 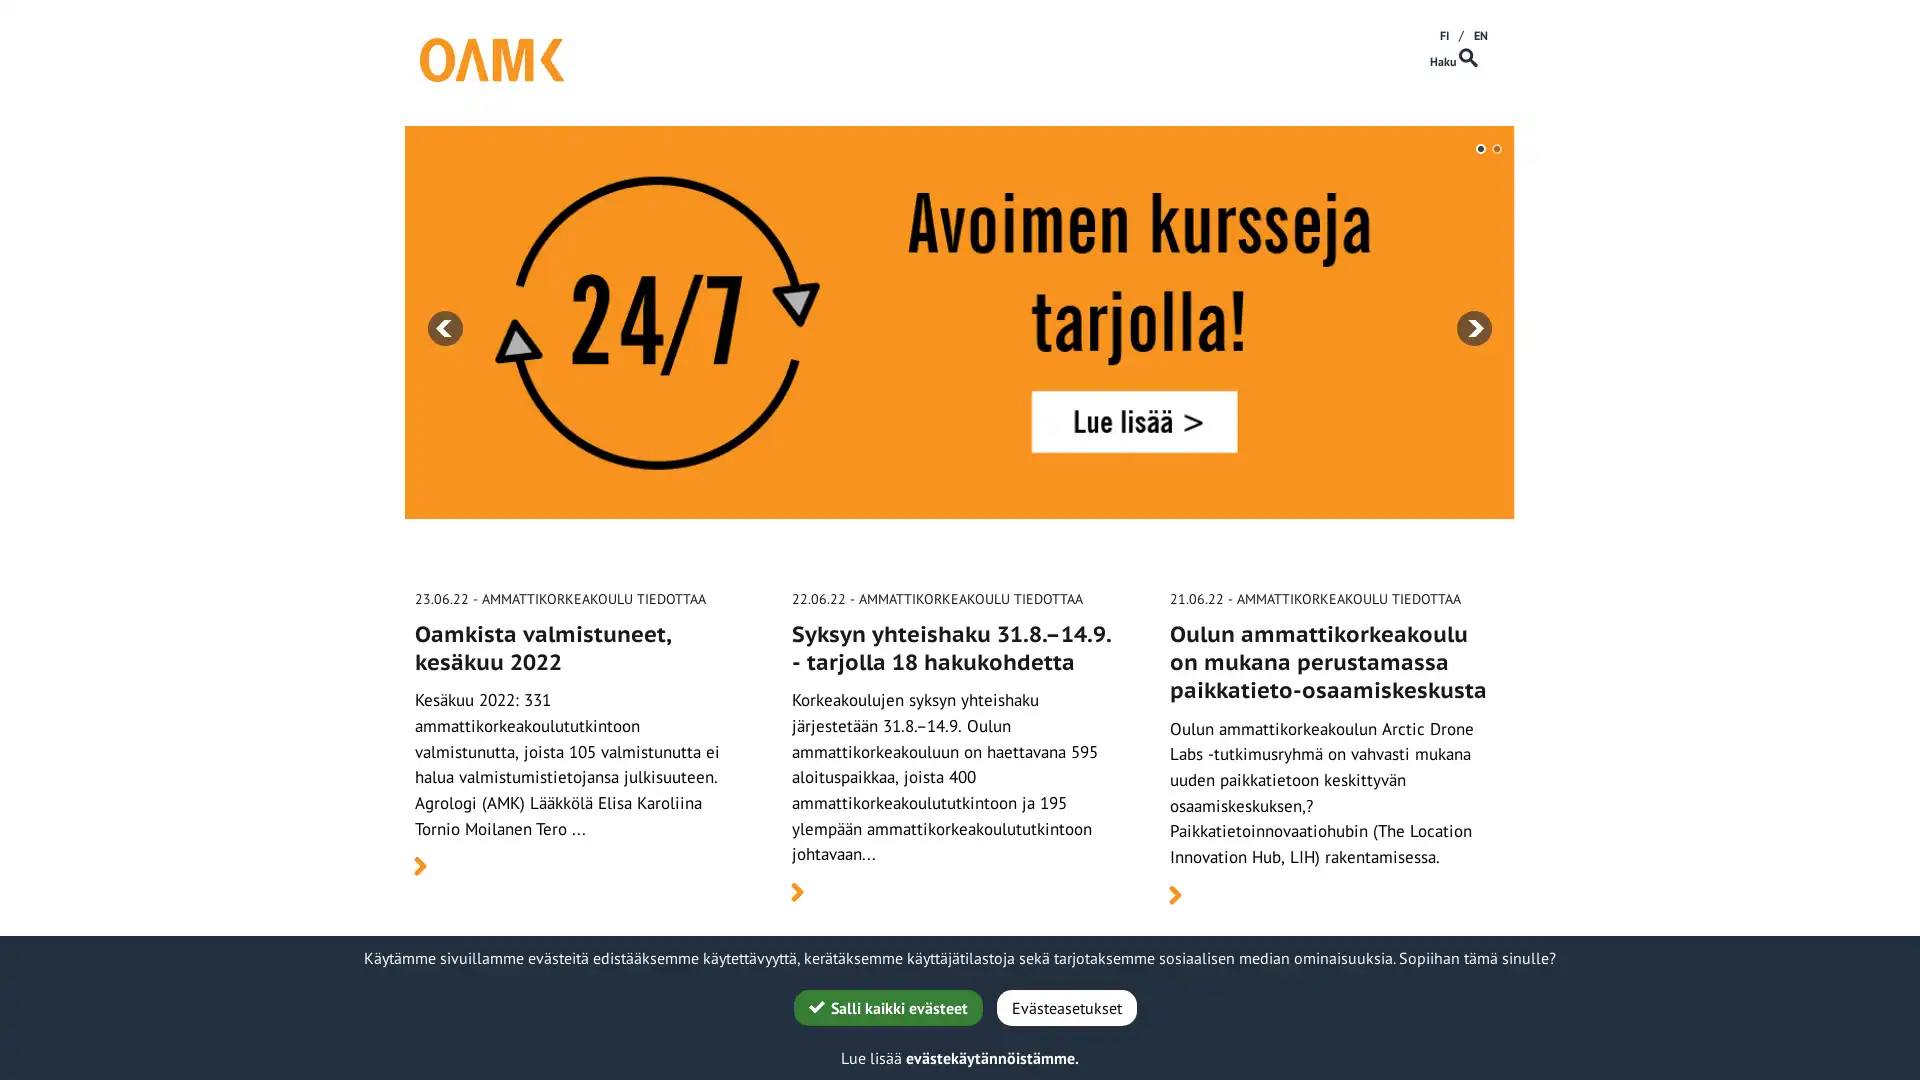 I want to click on G  Salli kaikki evasteet, so click(x=886, y=1007).